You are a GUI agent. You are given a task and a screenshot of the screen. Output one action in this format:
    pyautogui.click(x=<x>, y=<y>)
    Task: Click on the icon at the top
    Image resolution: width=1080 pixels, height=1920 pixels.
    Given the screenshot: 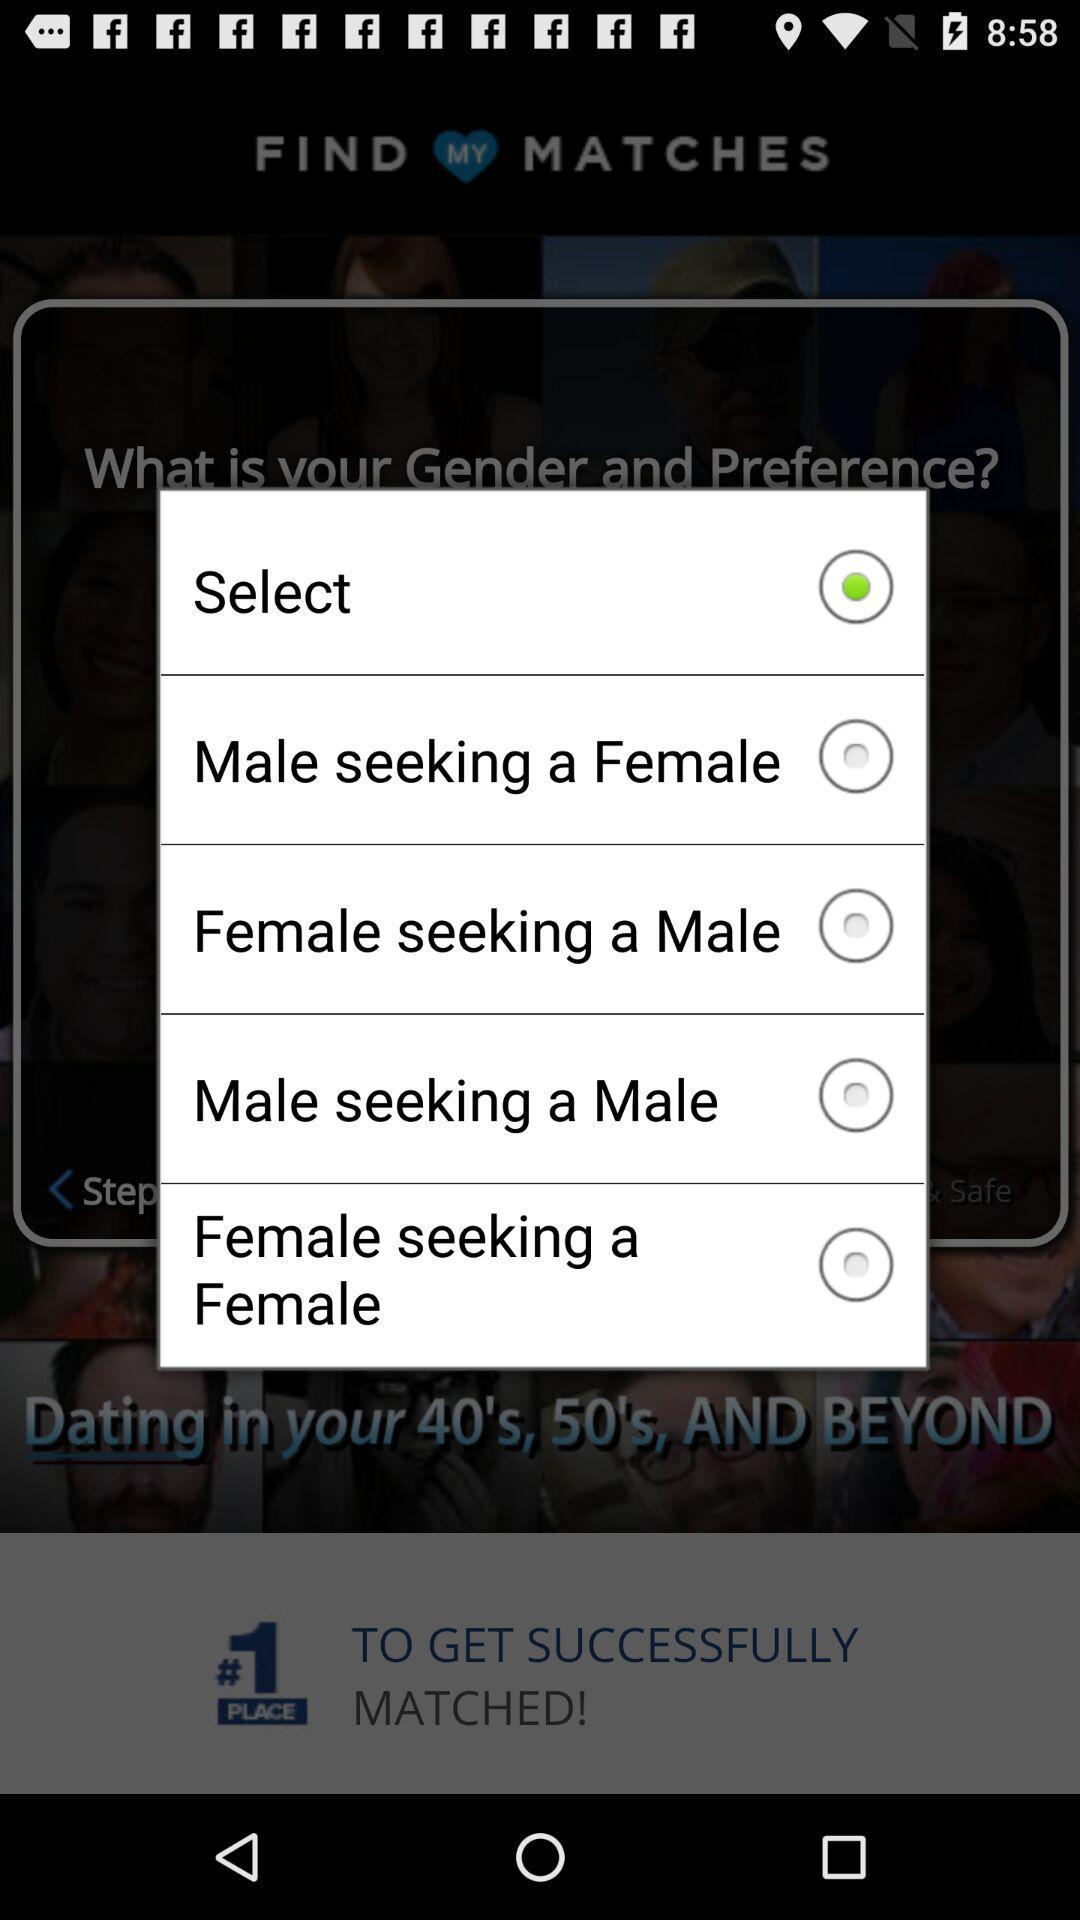 What is the action you would take?
    pyautogui.click(x=542, y=589)
    